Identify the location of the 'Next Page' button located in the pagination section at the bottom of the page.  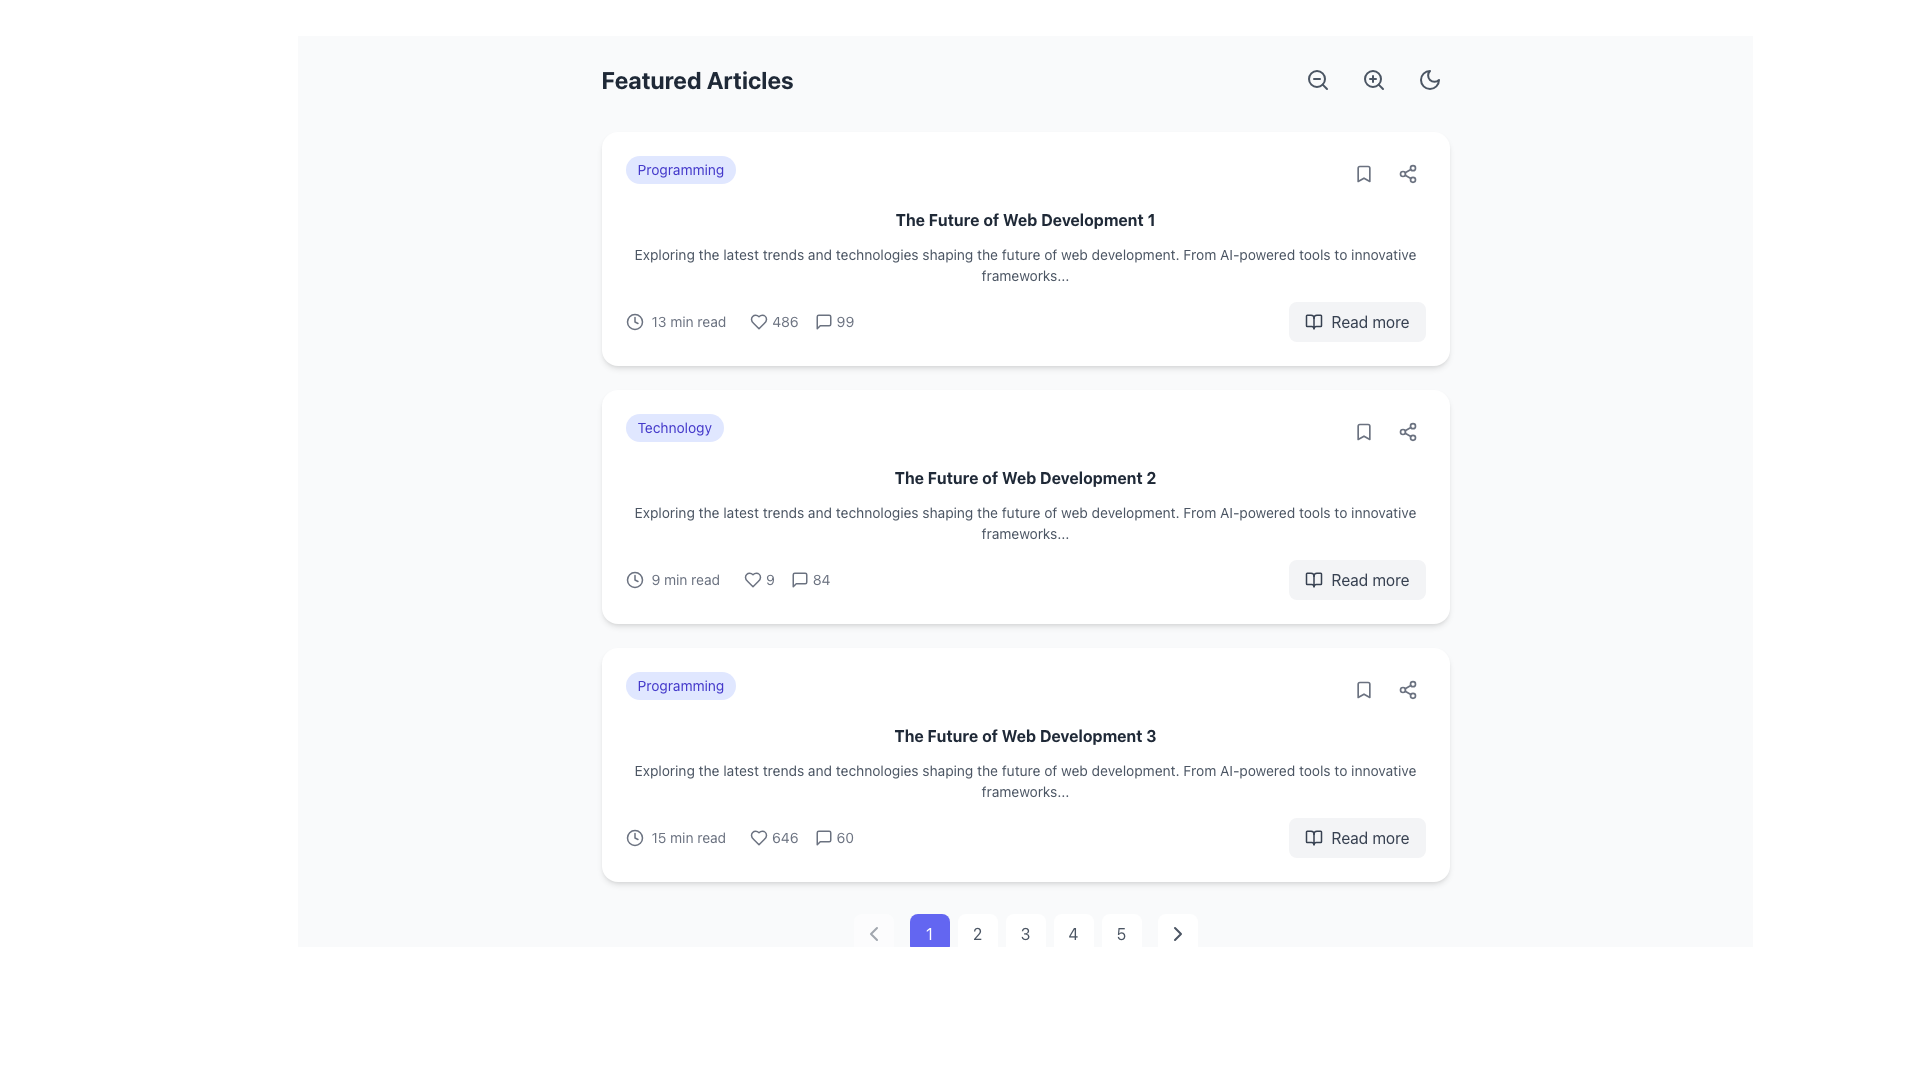
(1177, 933).